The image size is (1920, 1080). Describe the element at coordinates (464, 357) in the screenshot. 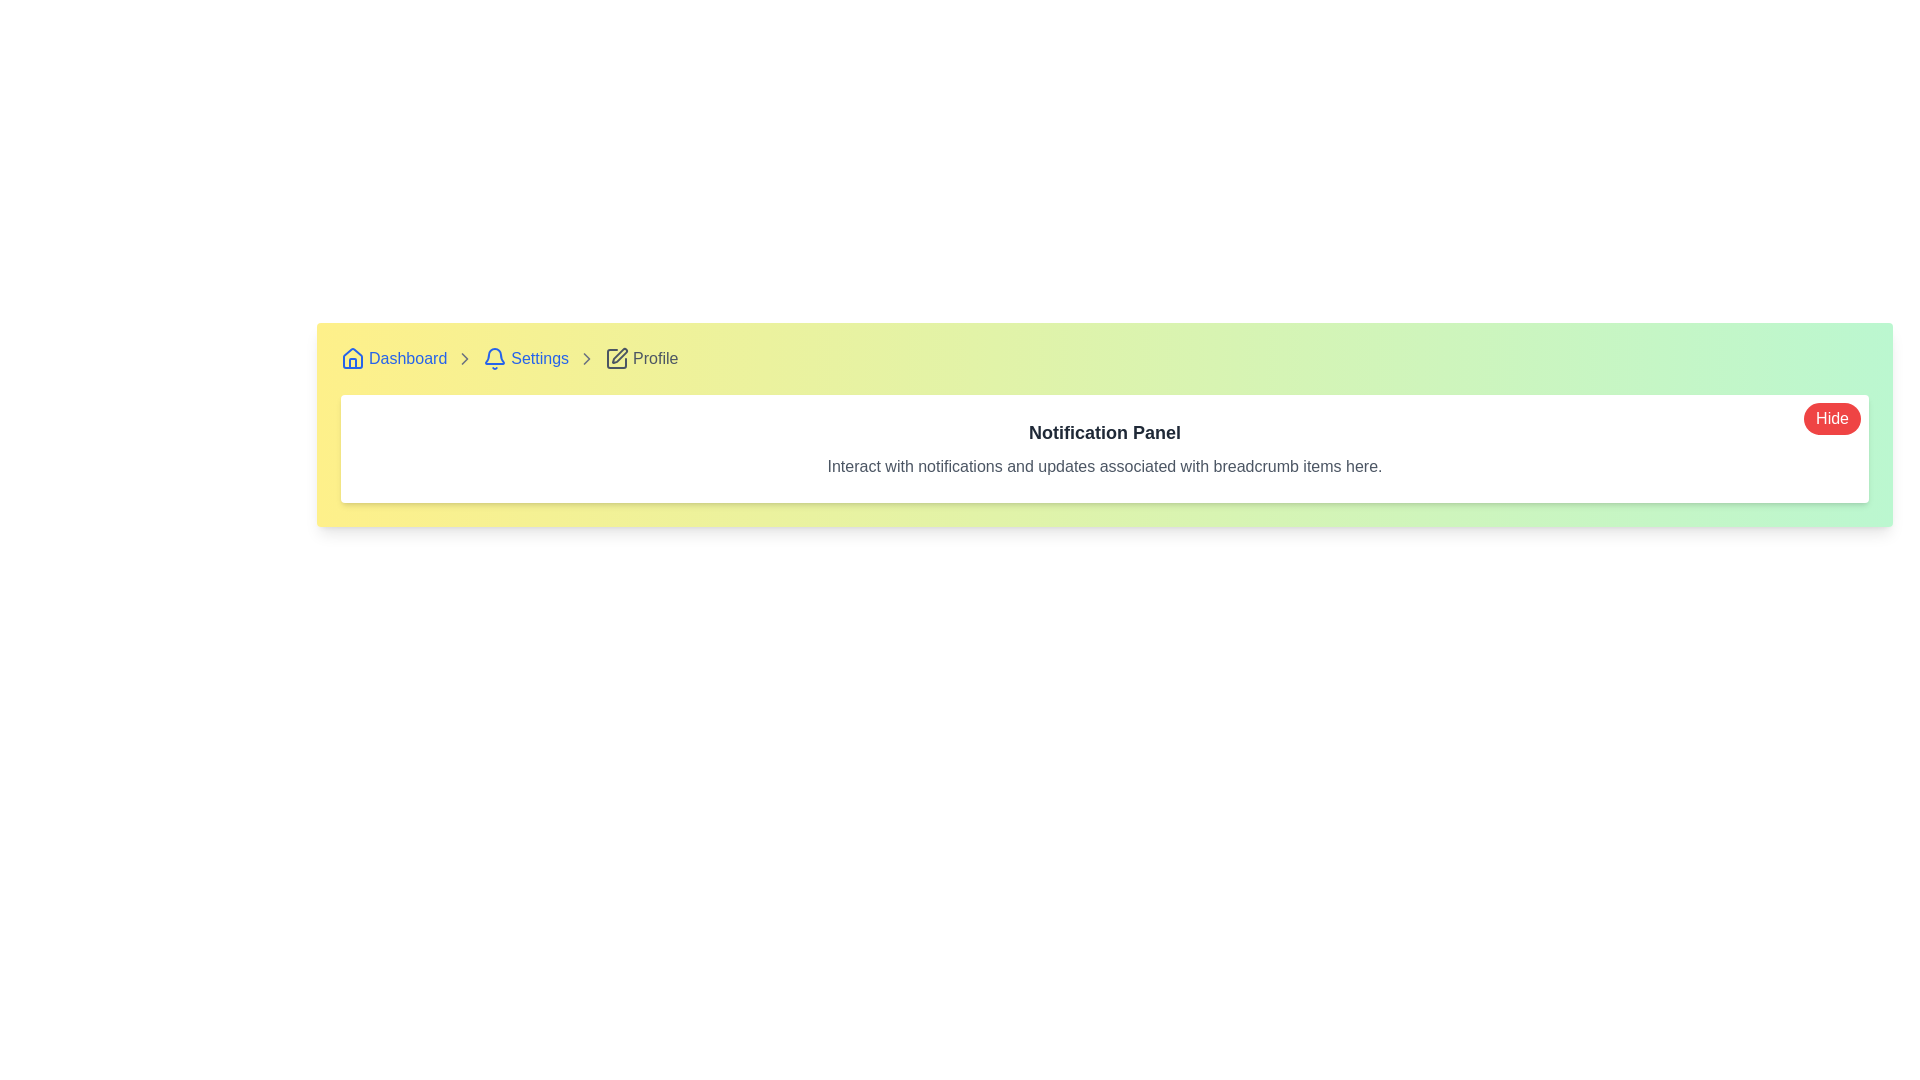

I see `the right-pointing chevron icon in the breadcrumb navigation, which separates the 'Settings' and 'Profile' texts` at that location.